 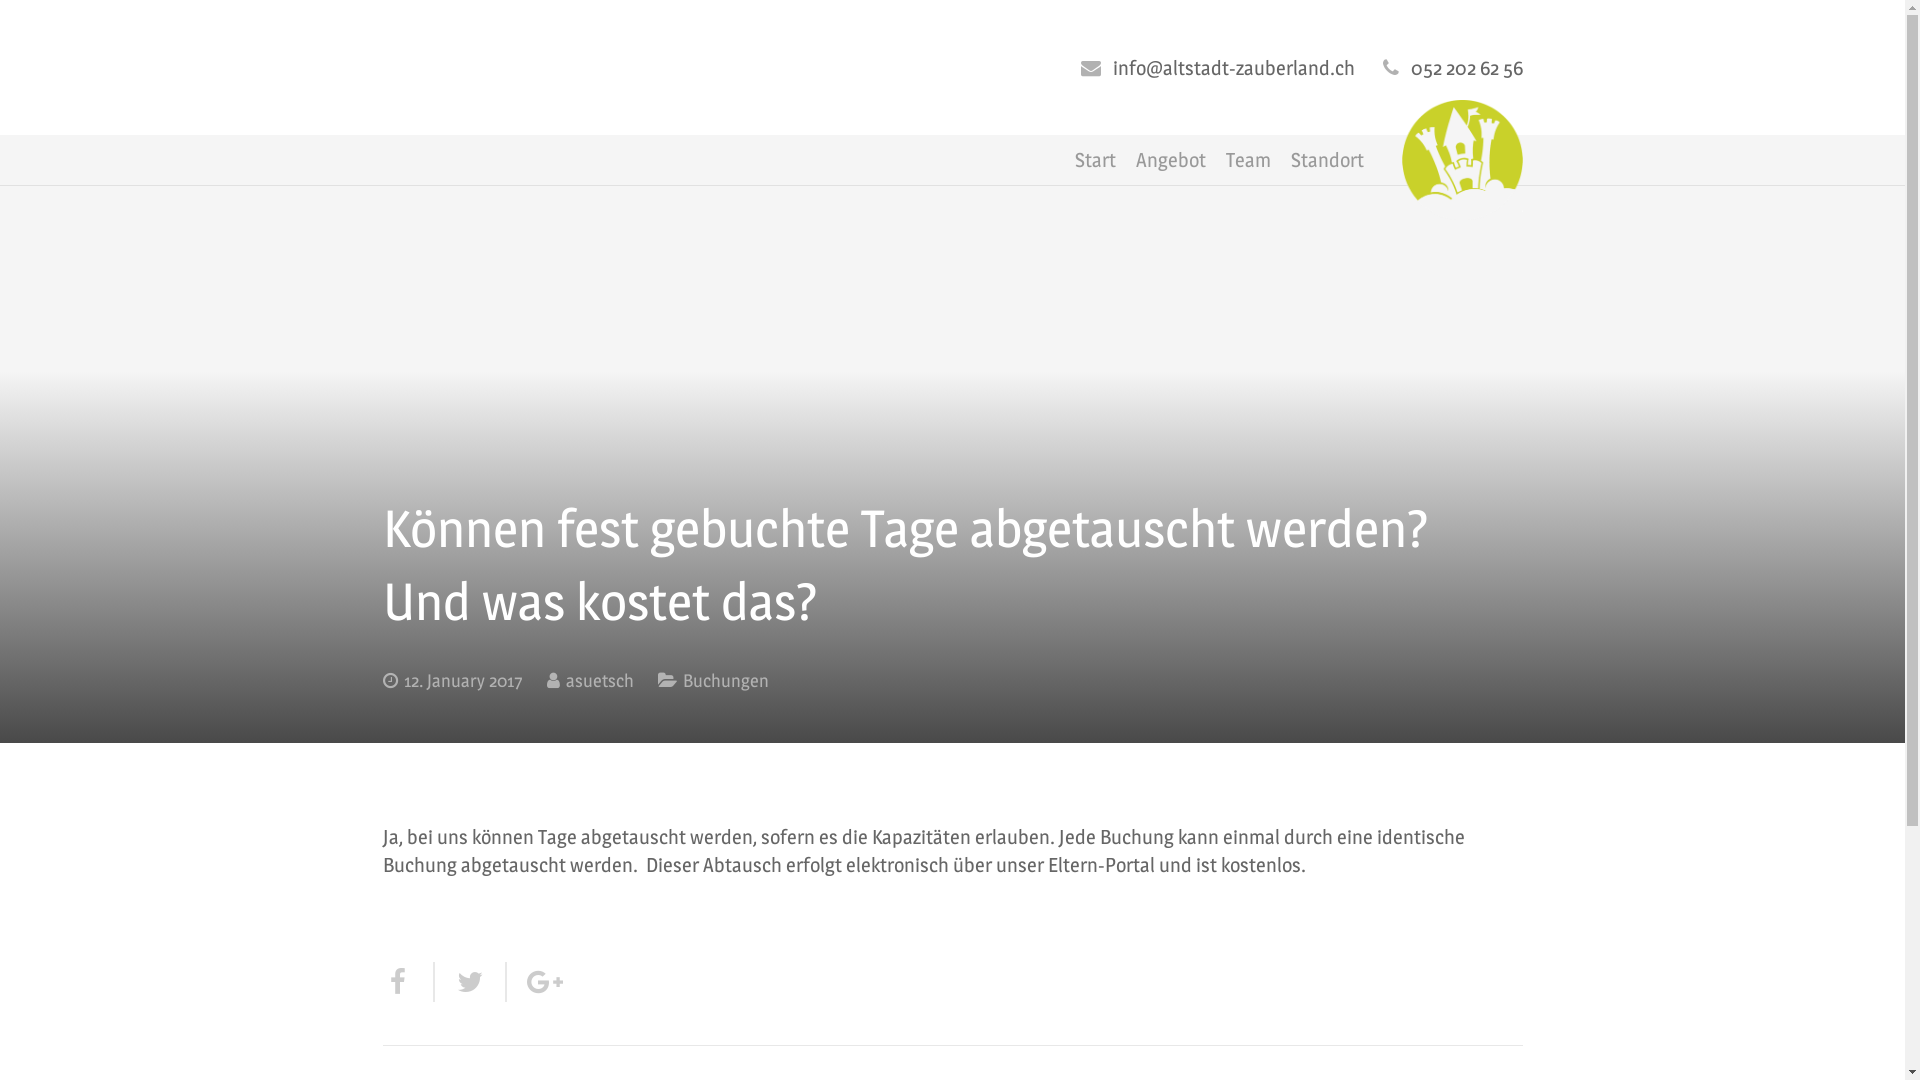 I want to click on 'asuetsch', so click(x=599, y=679).